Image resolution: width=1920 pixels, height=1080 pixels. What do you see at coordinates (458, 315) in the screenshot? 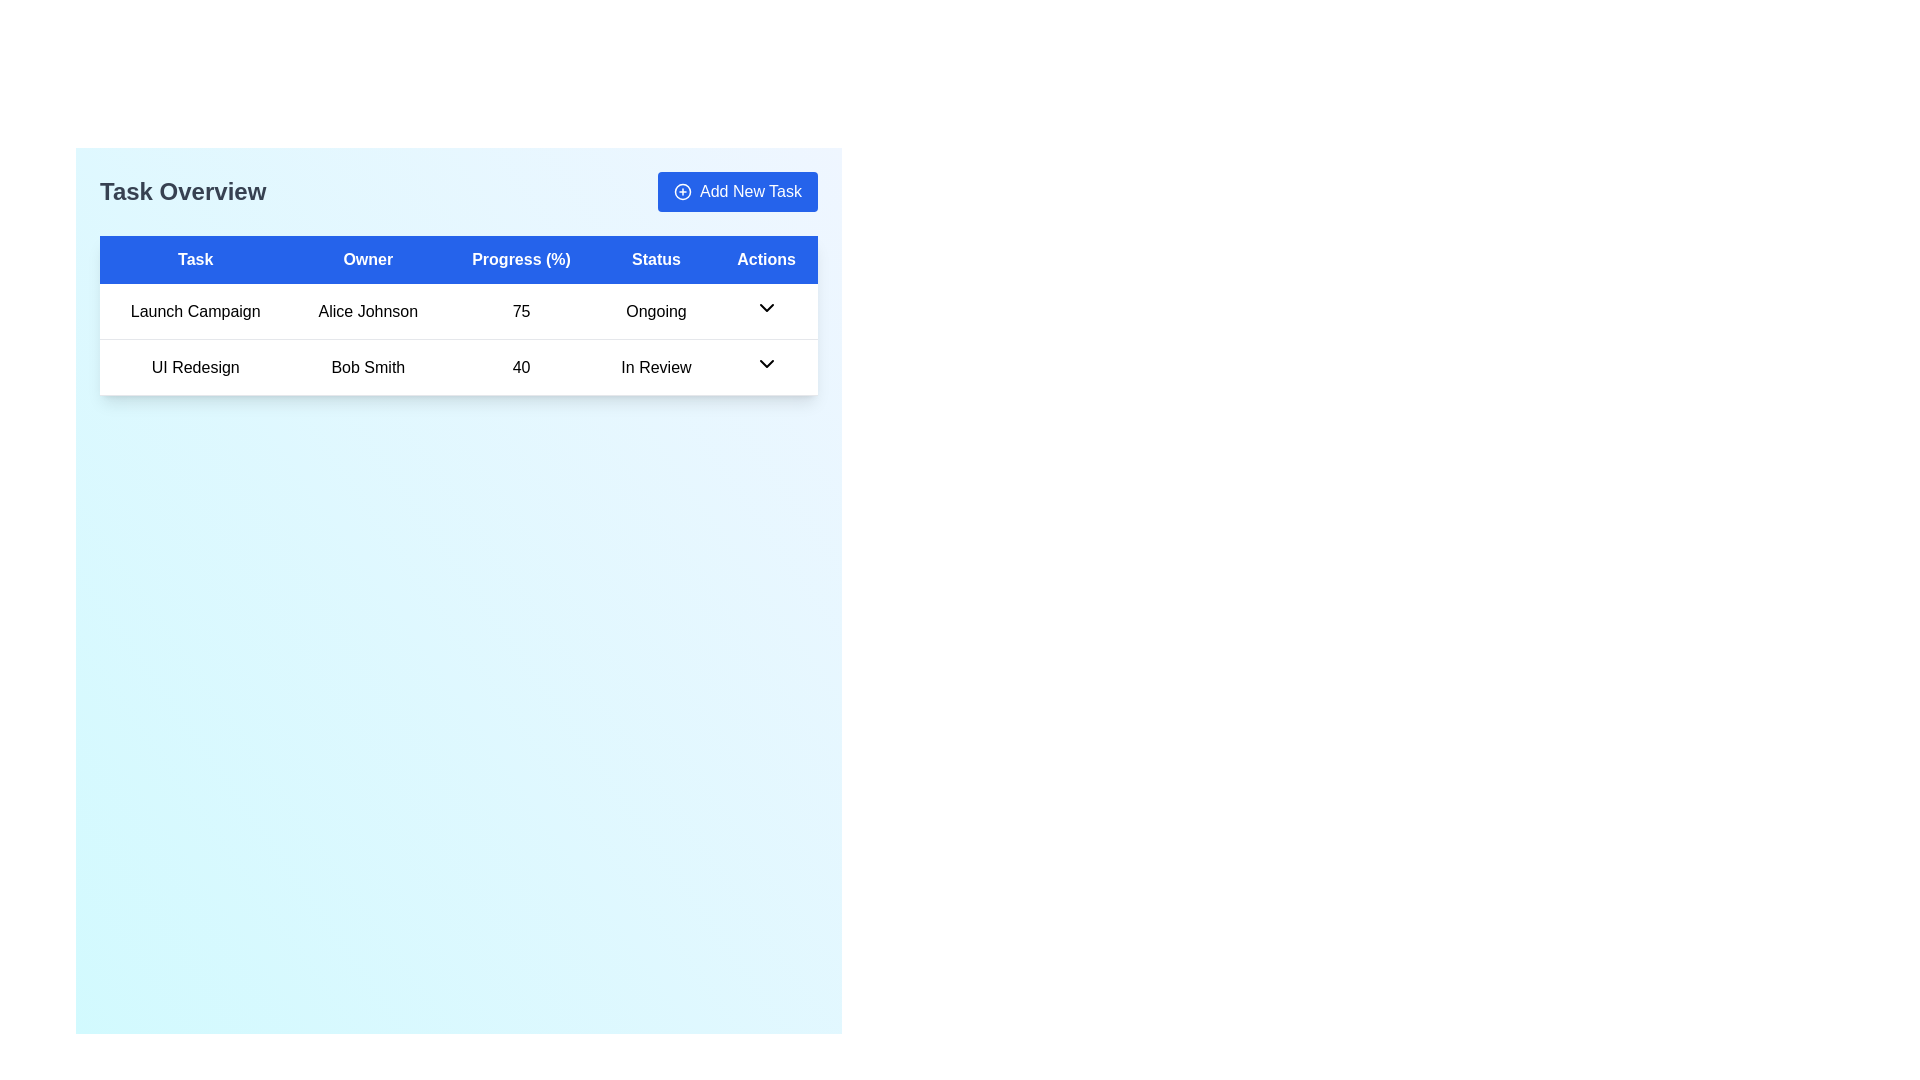
I see `each row in the task list table located below the 'Task Overview' title` at bounding box center [458, 315].